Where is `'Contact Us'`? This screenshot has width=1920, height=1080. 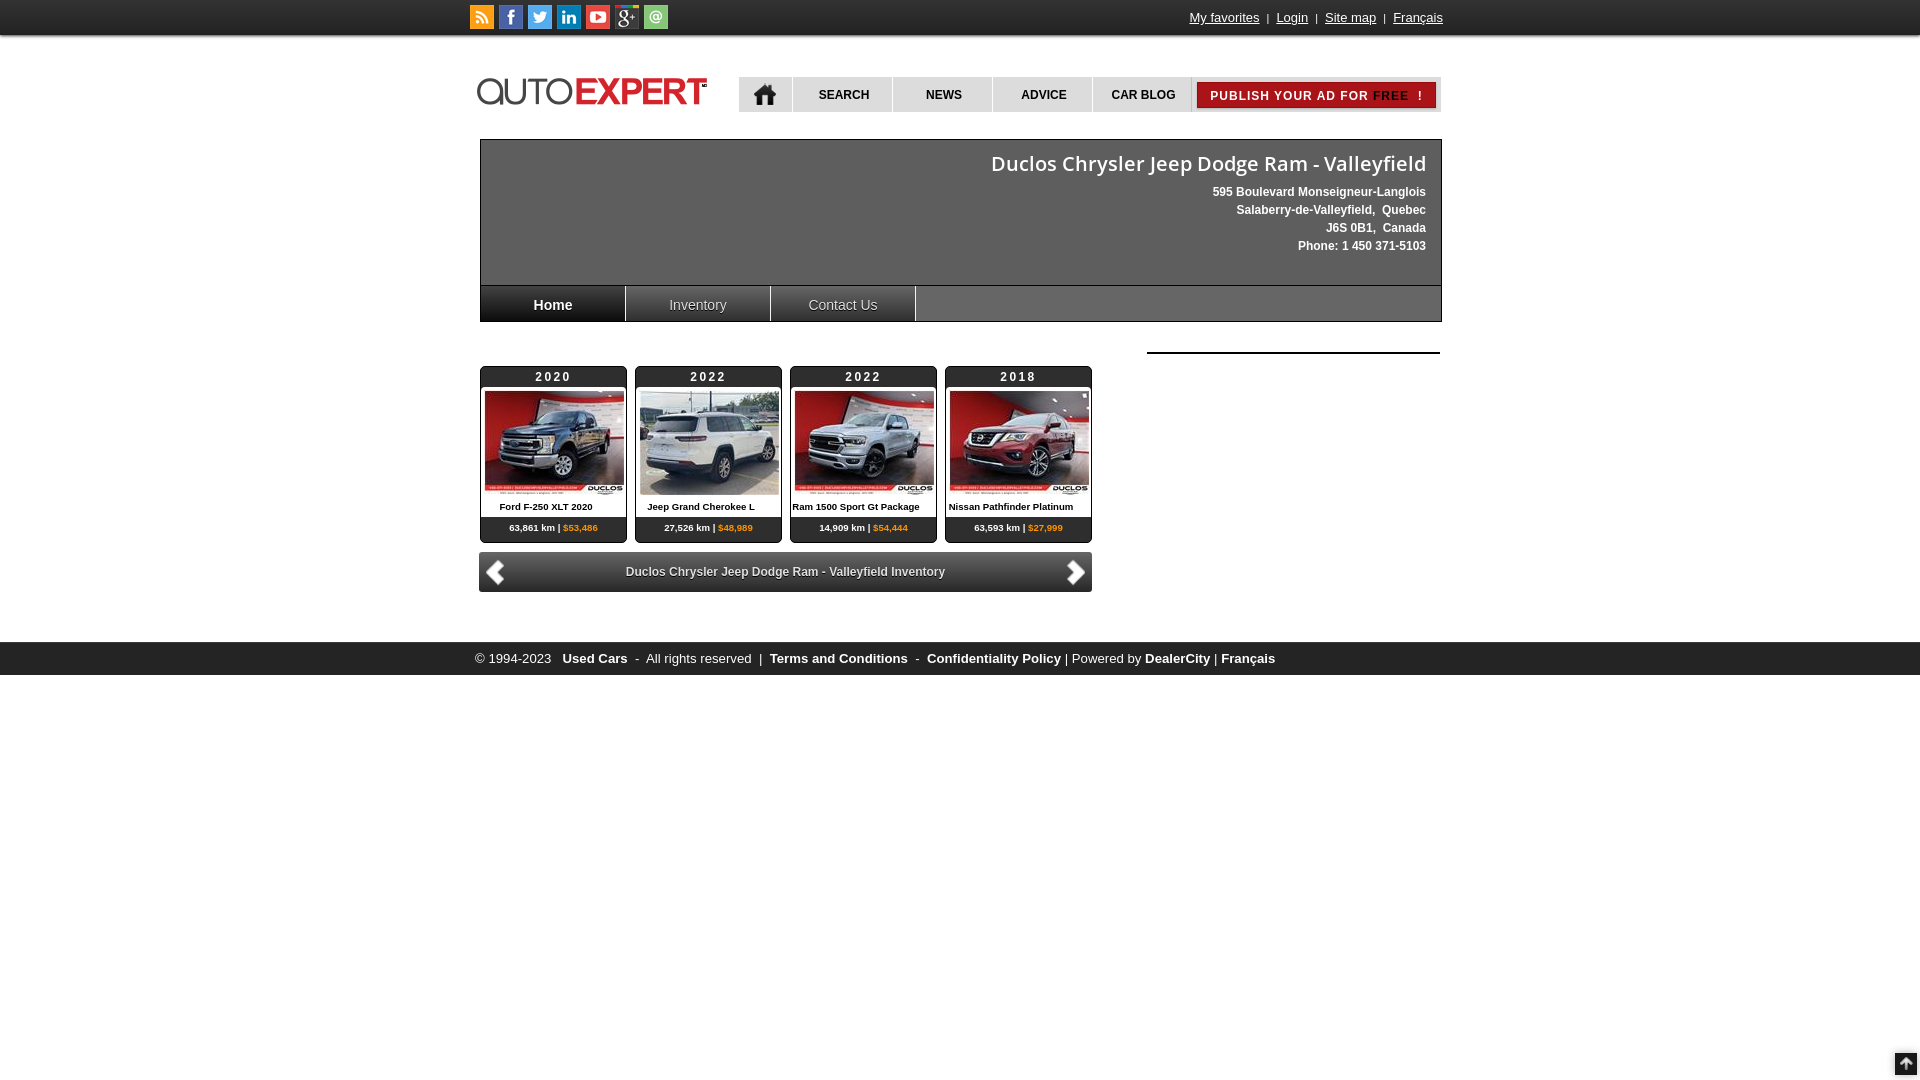
'Contact Us' is located at coordinates (843, 303).